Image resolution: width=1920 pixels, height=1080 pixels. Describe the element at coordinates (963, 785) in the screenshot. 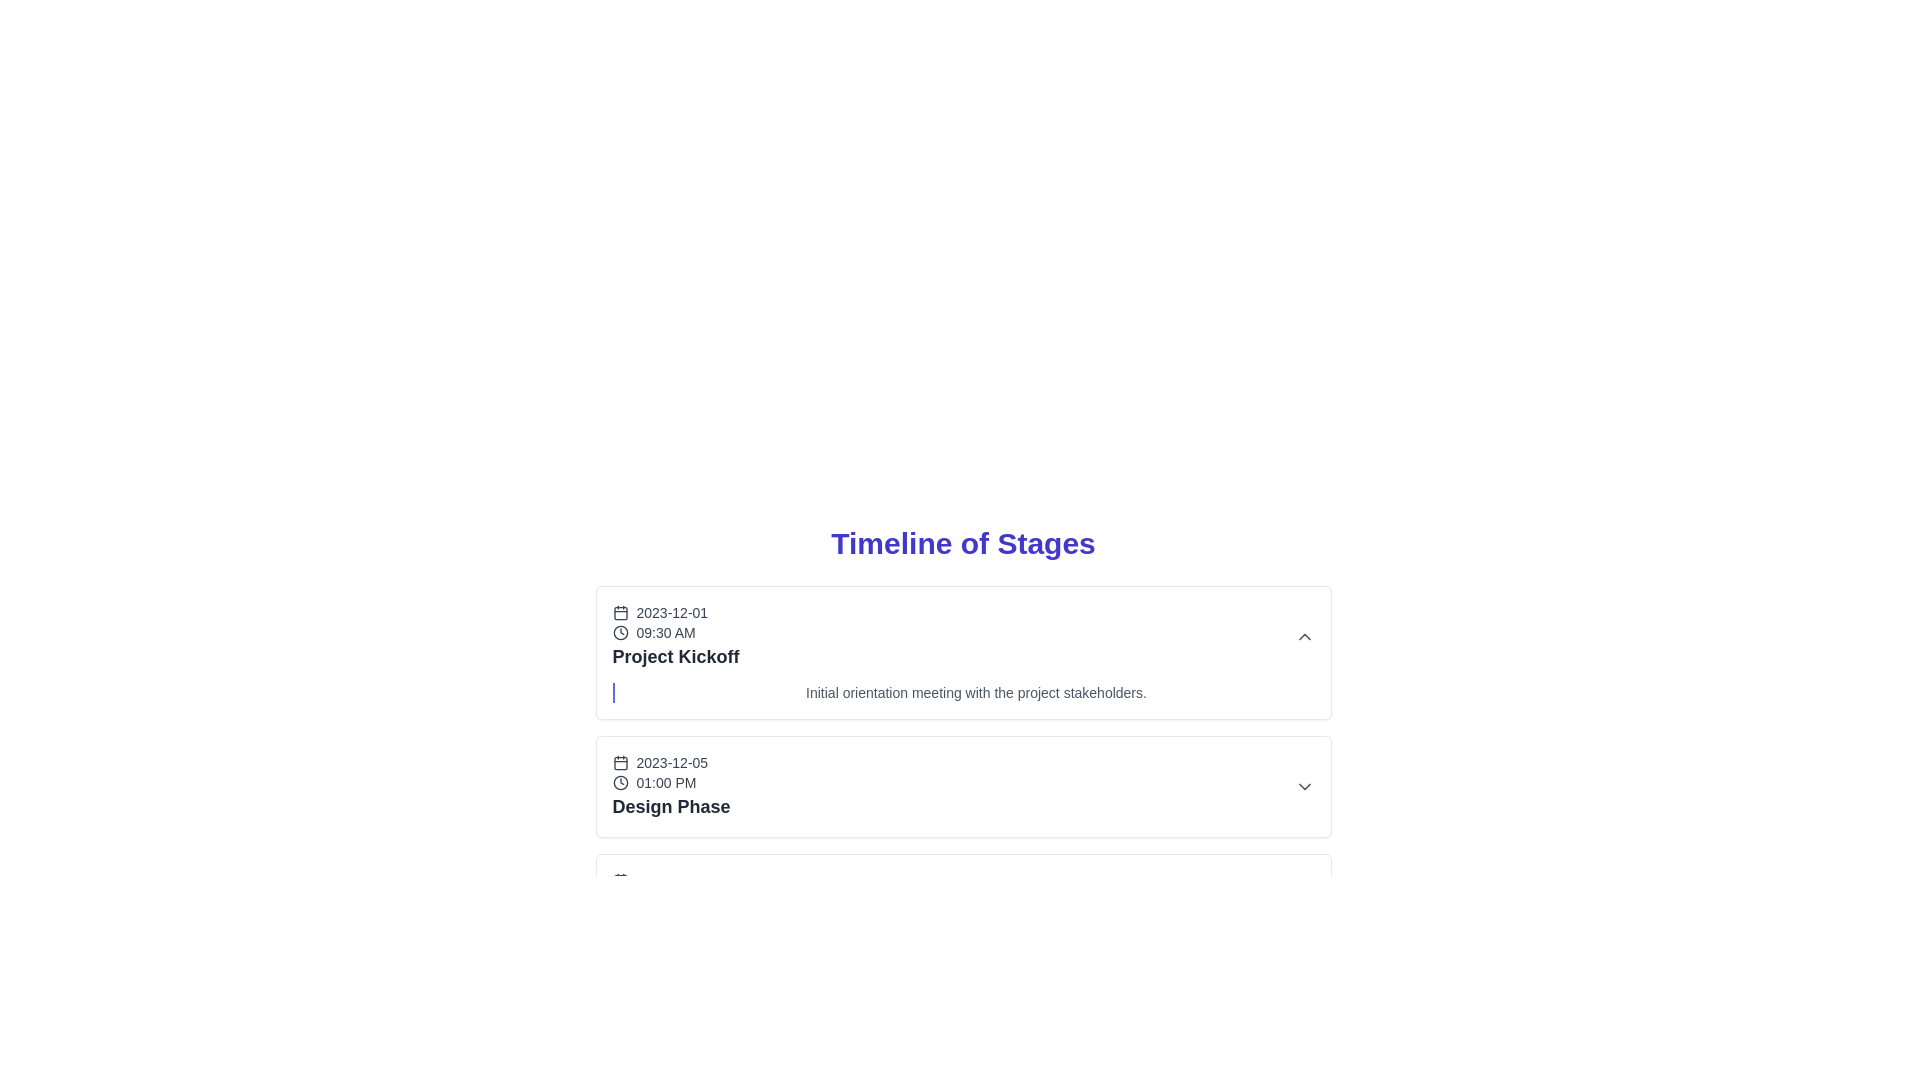

I see `the 'Design Phase' panel item for reordering in the vertically stacked list, identified by its white background, rounded corners, and shadow effect` at that location.